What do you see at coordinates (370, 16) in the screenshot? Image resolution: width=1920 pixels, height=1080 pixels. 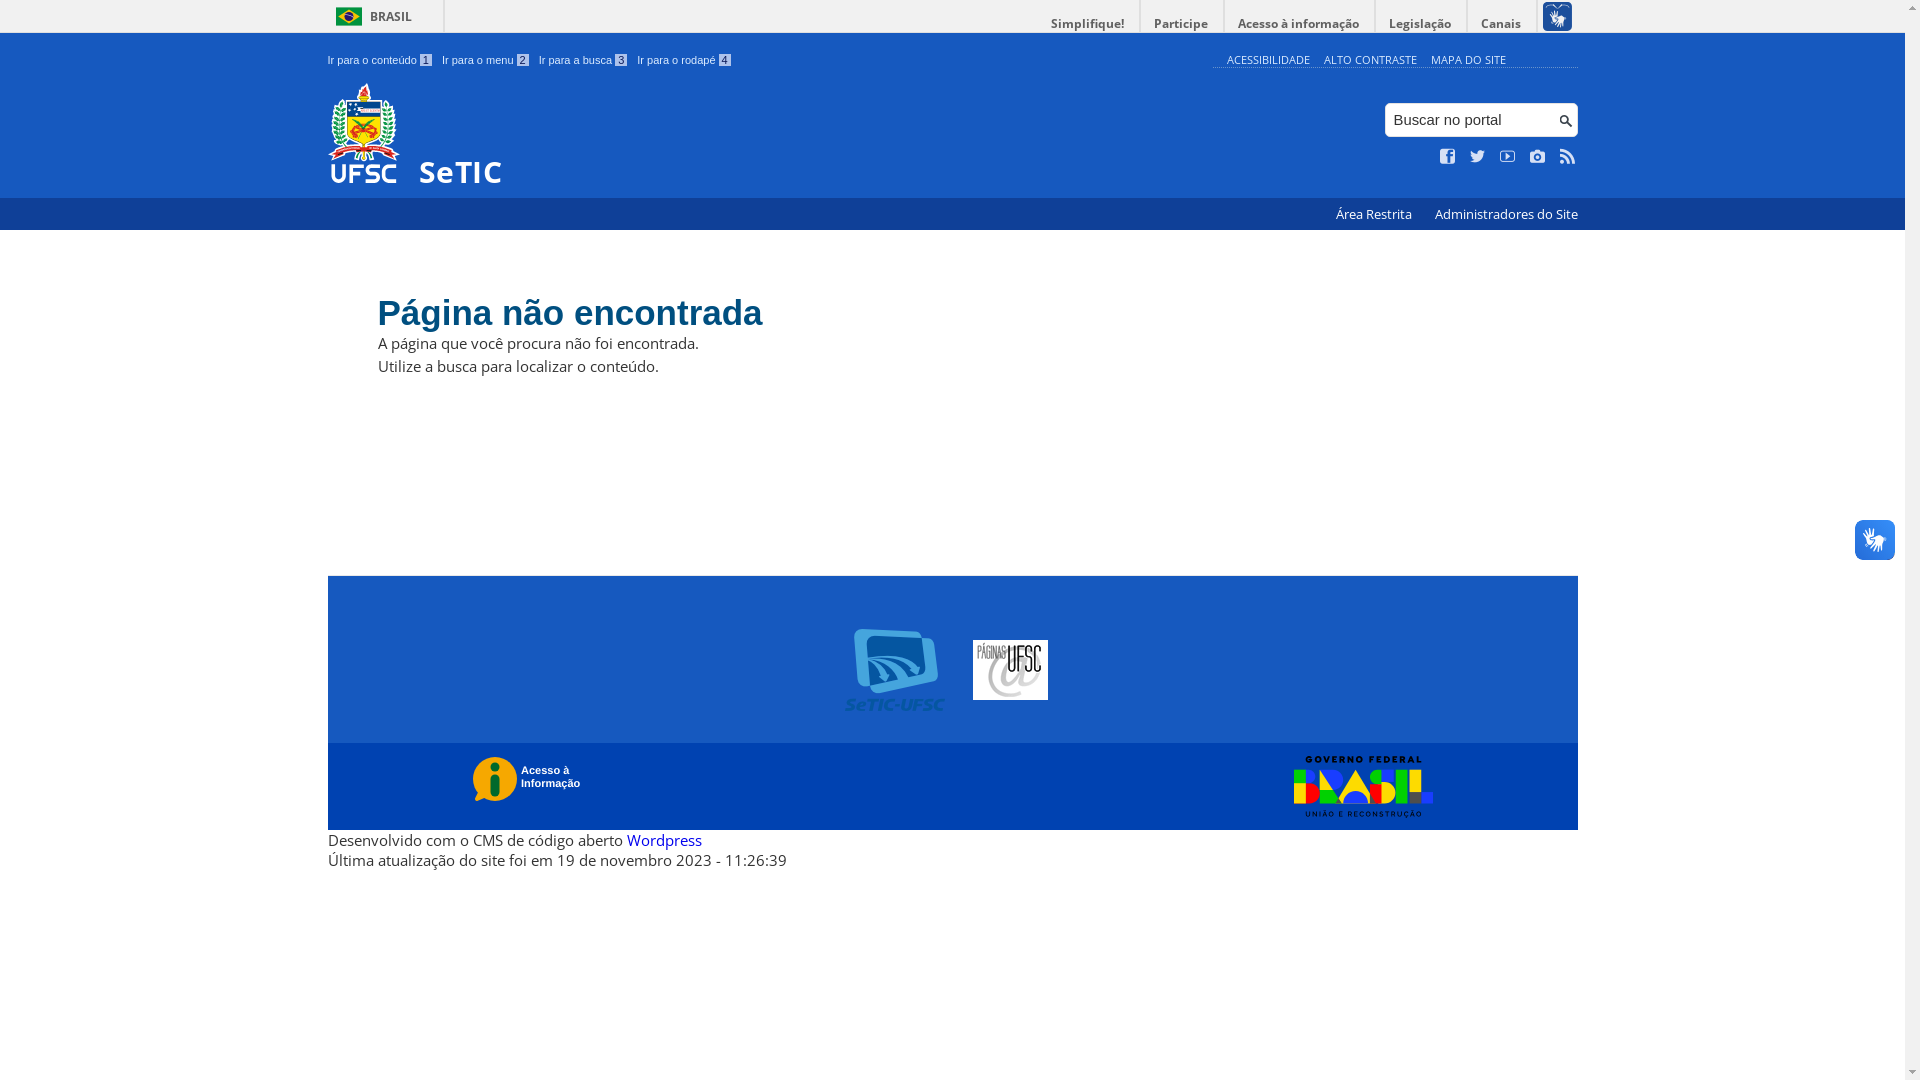 I see `'BRASIL'` at bounding box center [370, 16].